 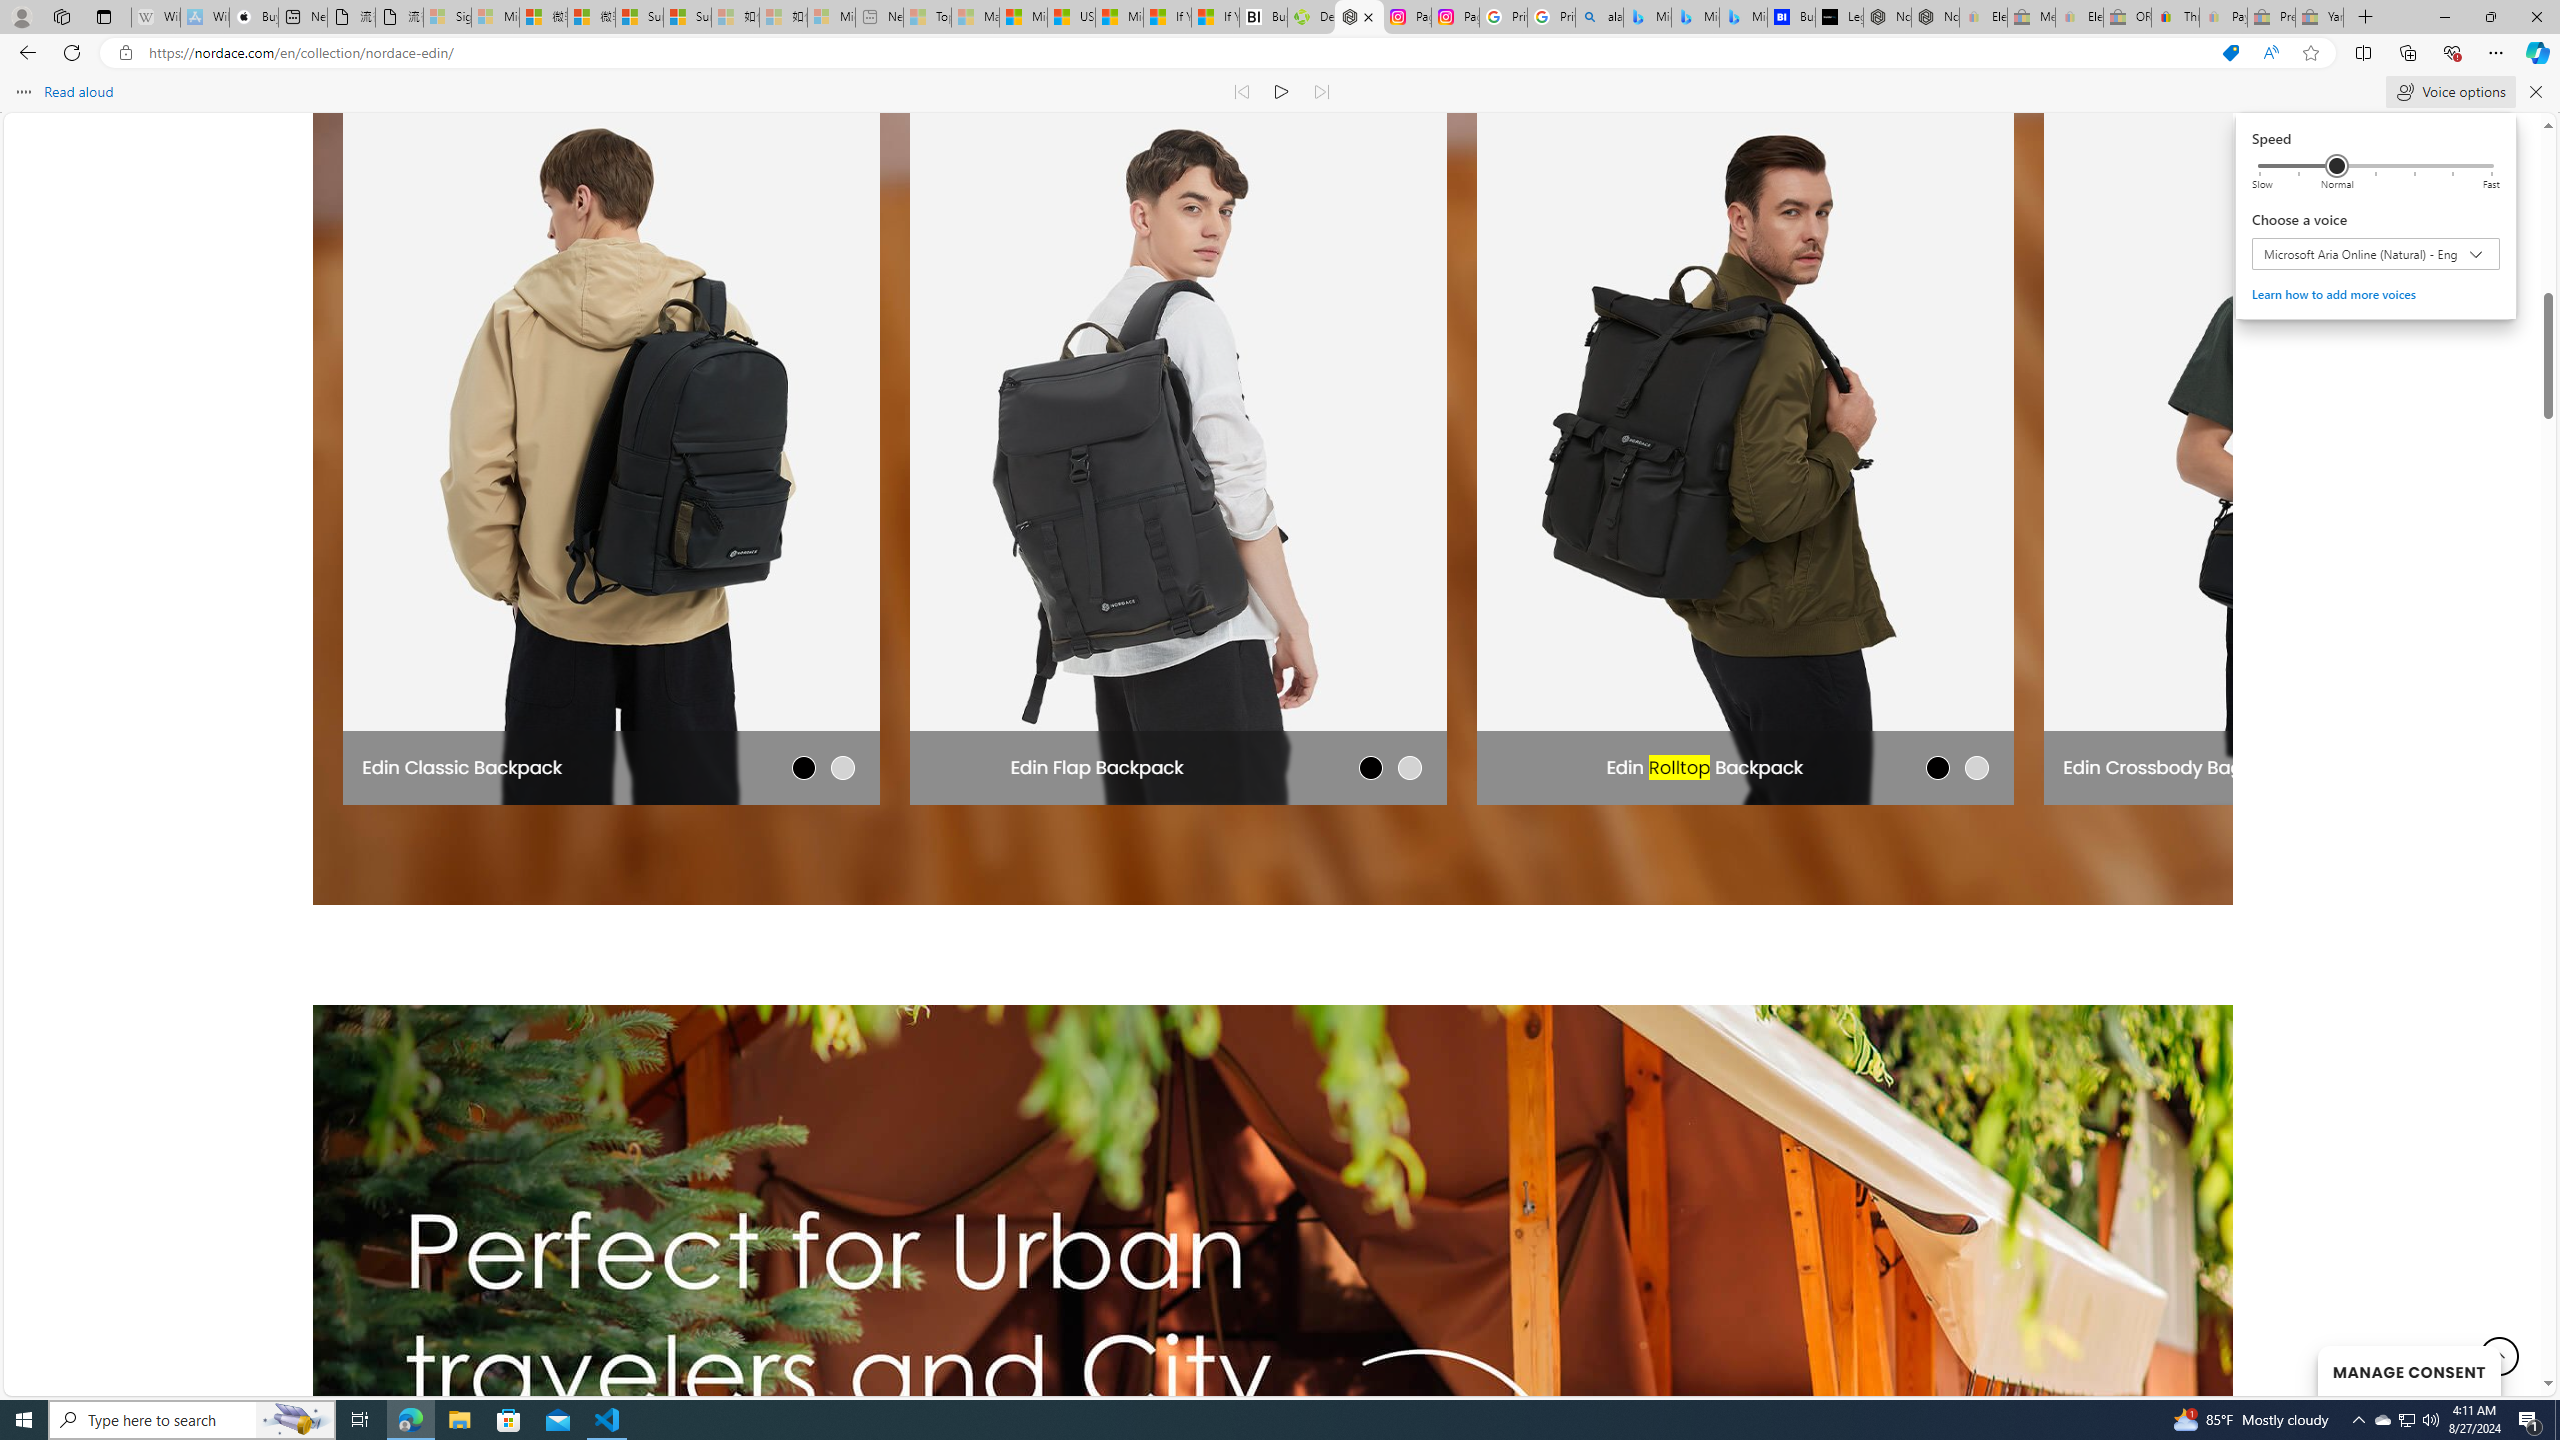 What do you see at coordinates (2530, 1418) in the screenshot?
I see `'Action Center, 1 new notification'` at bounding box center [2530, 1418].